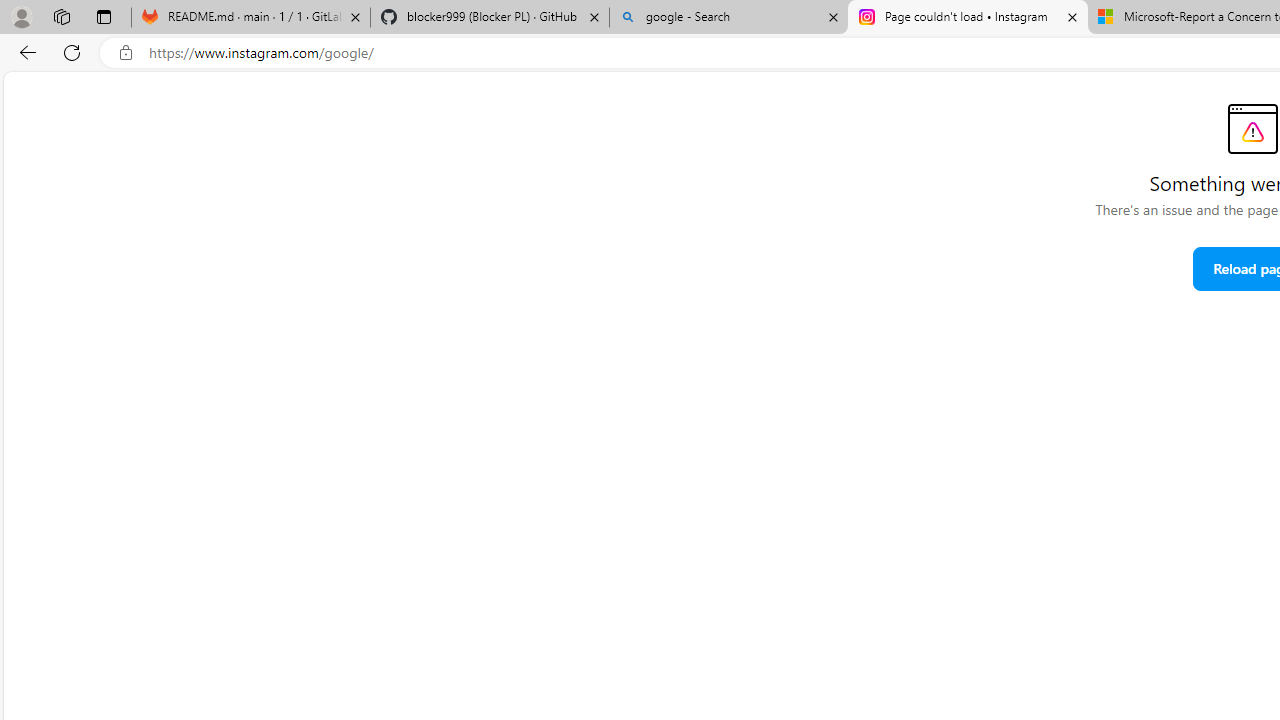 The width and height of the screenshot is (1280, 720). I want to click on 'Tab actions menu', so click(103, 16).